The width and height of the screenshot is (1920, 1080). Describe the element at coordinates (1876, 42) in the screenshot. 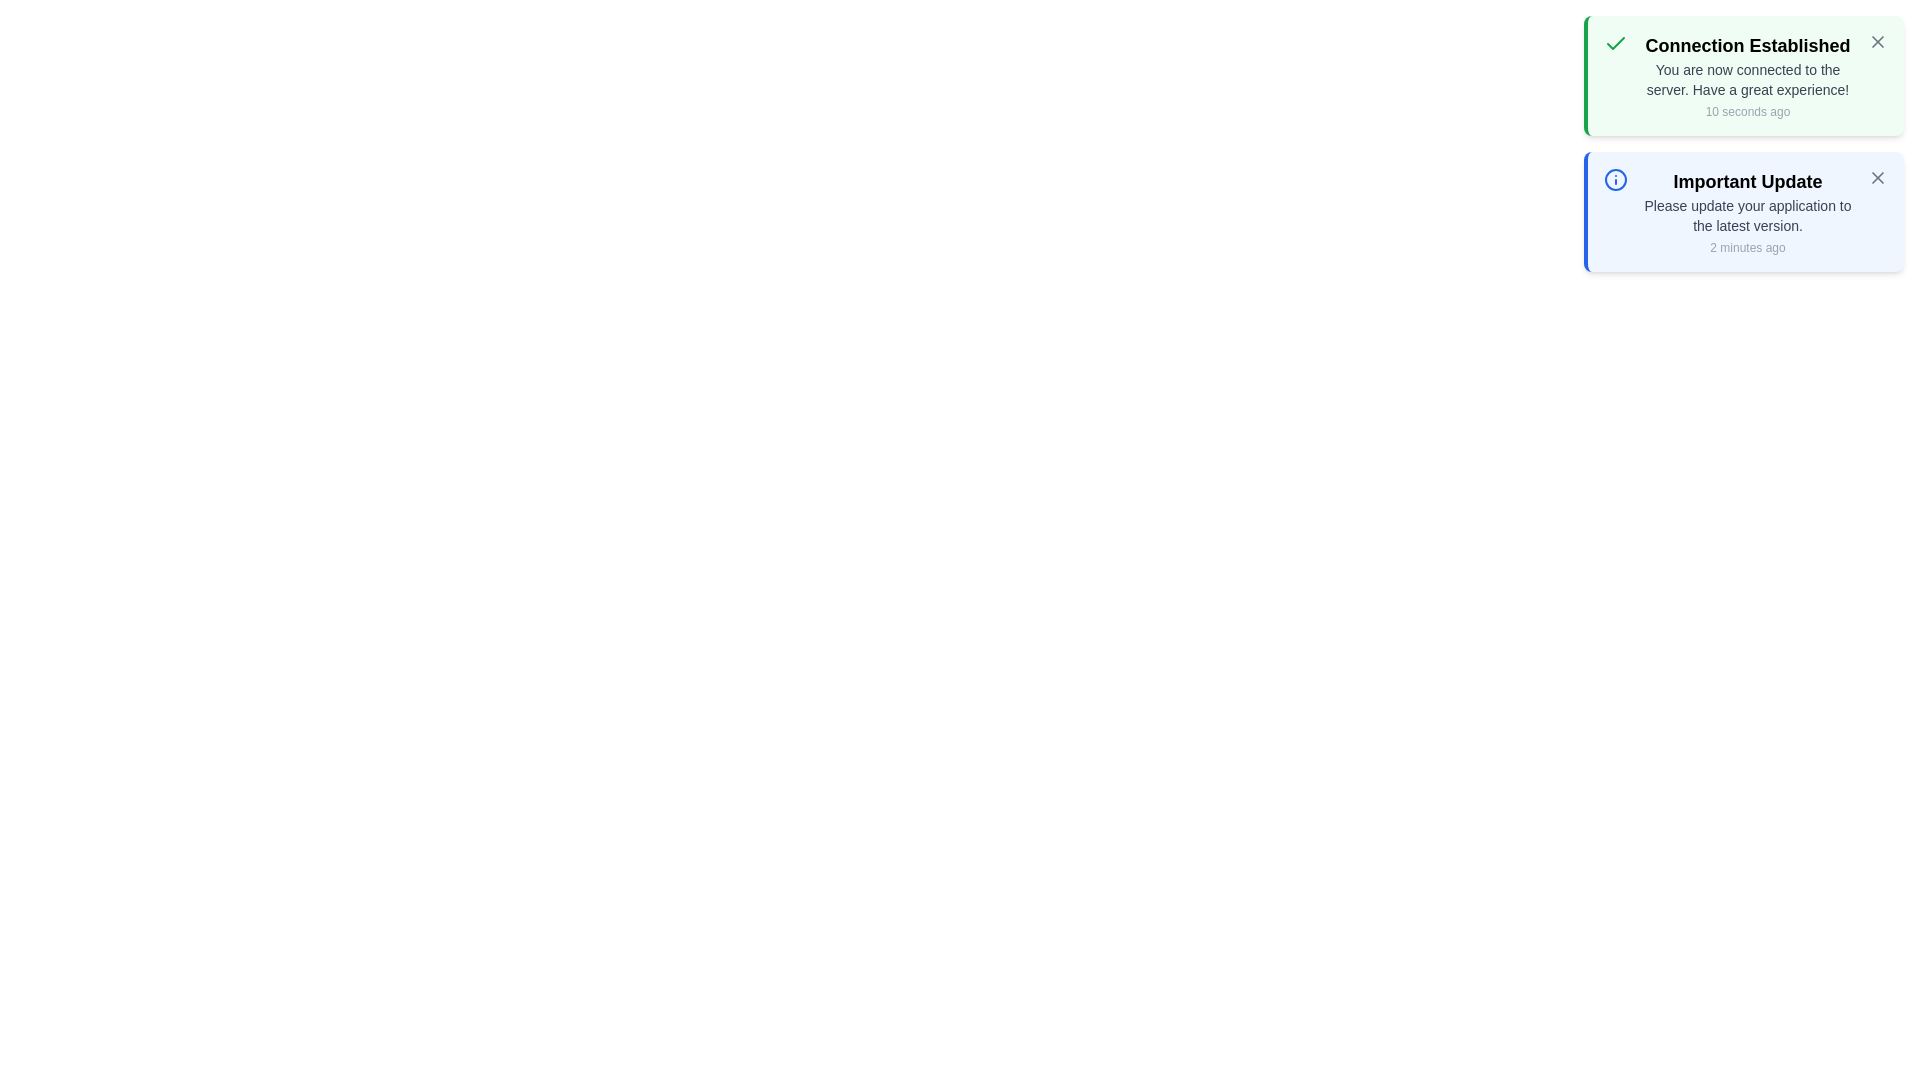

I see `close button of the notification with title 'Connection Established'` at that location.